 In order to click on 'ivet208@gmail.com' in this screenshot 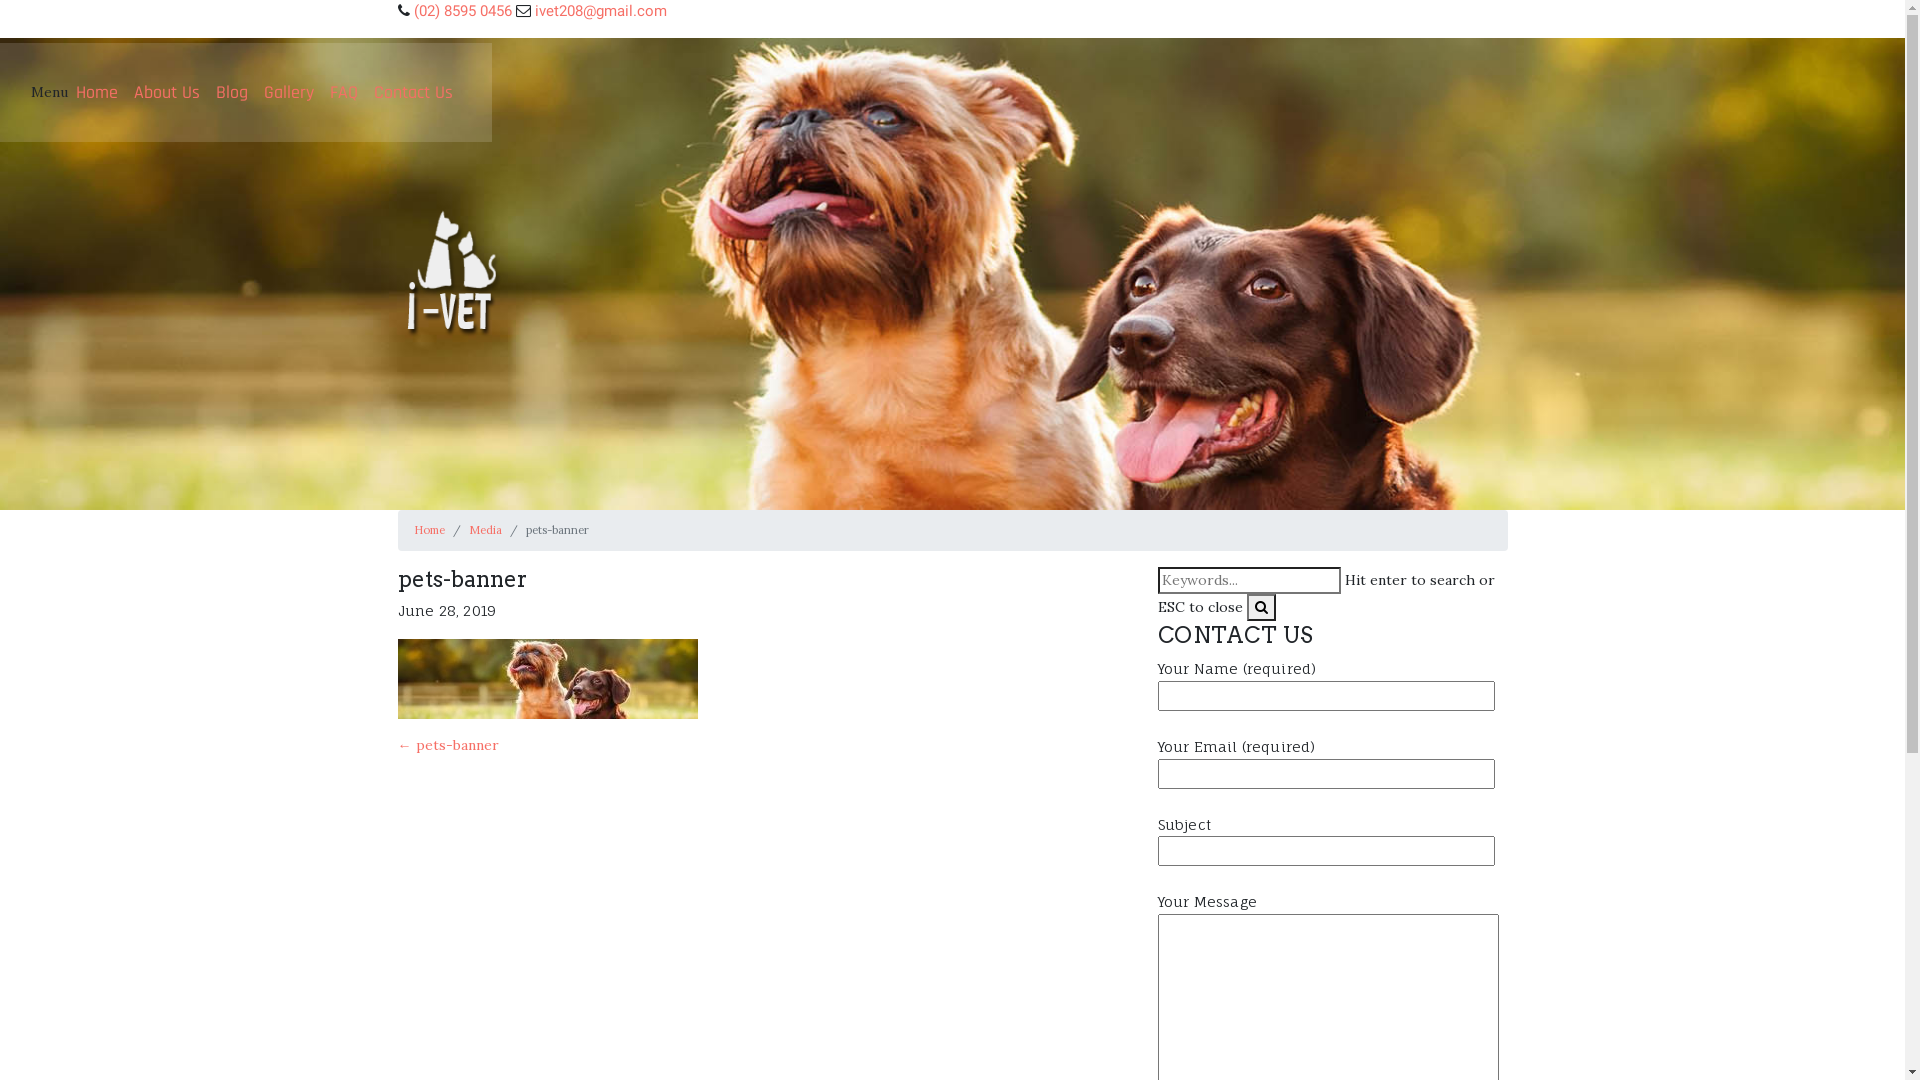, I will do `click(599, 11)`.